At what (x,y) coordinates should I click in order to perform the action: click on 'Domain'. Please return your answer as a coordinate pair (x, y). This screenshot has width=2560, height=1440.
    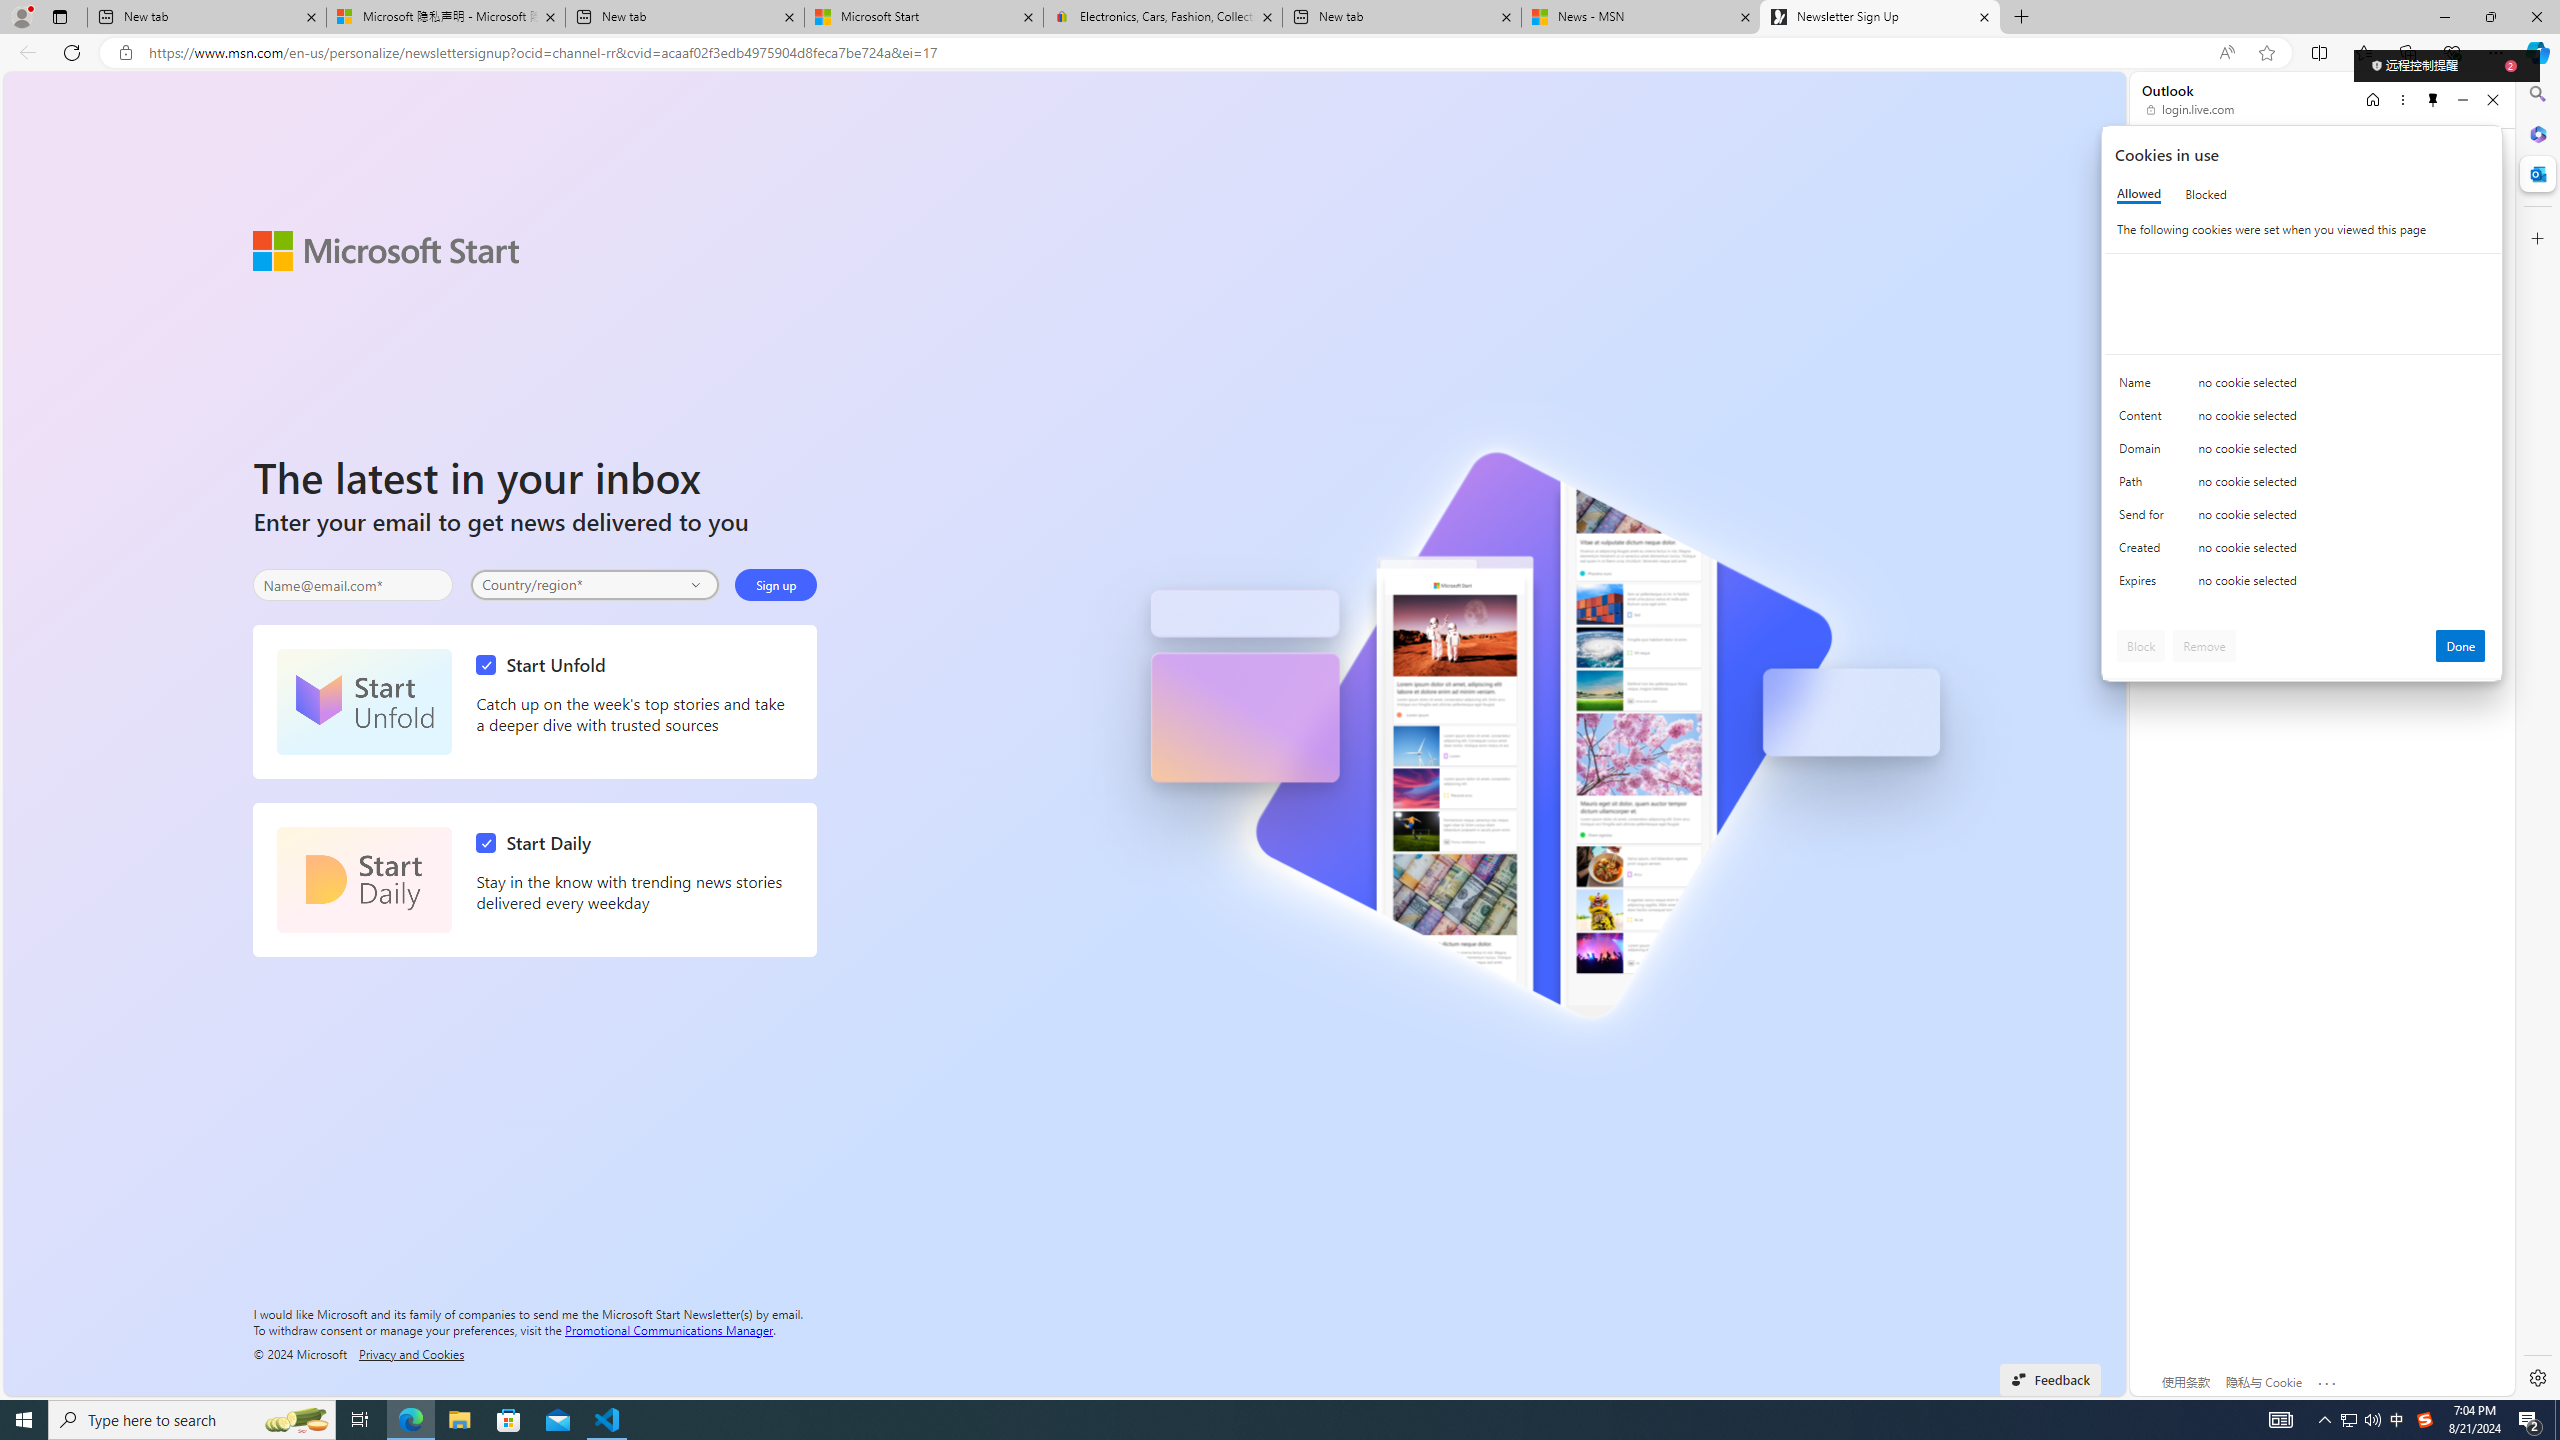
    Looking at the image, I should click on (2144, 452).